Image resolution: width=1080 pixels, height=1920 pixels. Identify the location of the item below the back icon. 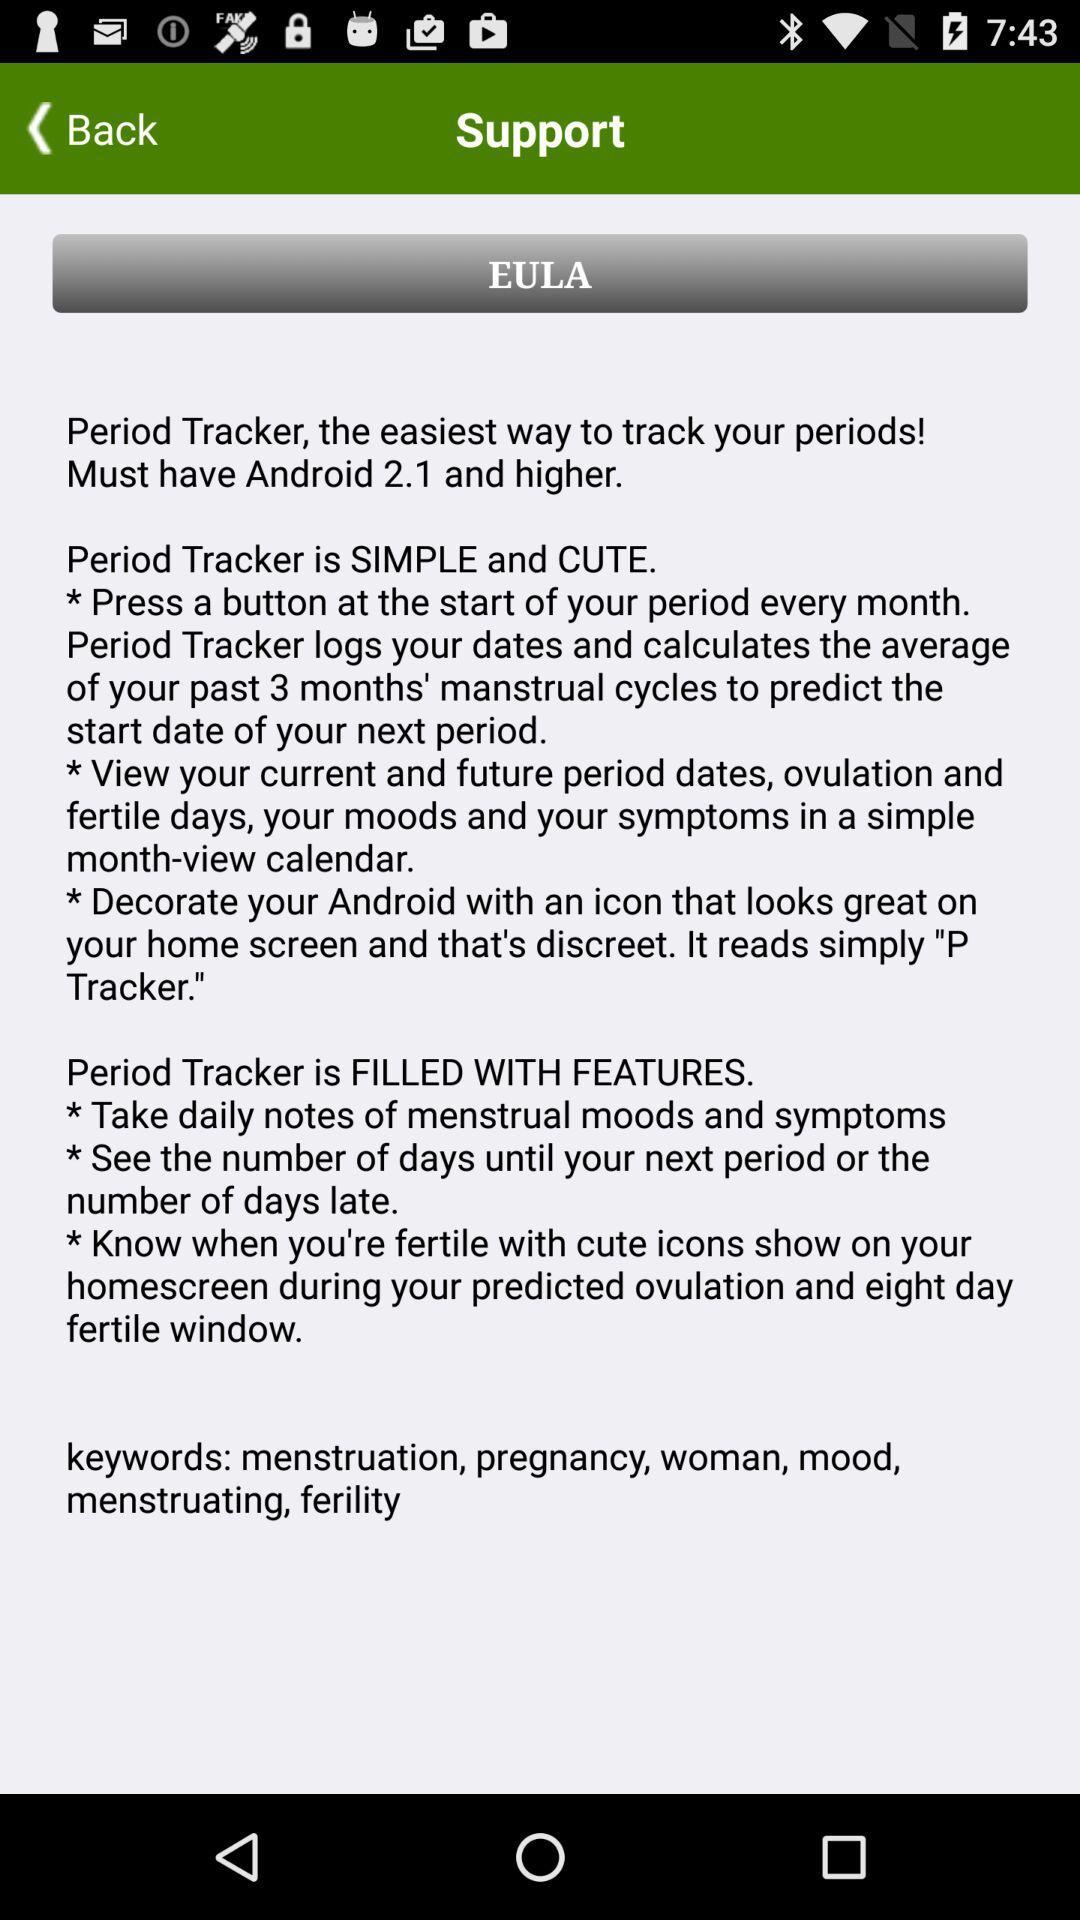
(540, 272).